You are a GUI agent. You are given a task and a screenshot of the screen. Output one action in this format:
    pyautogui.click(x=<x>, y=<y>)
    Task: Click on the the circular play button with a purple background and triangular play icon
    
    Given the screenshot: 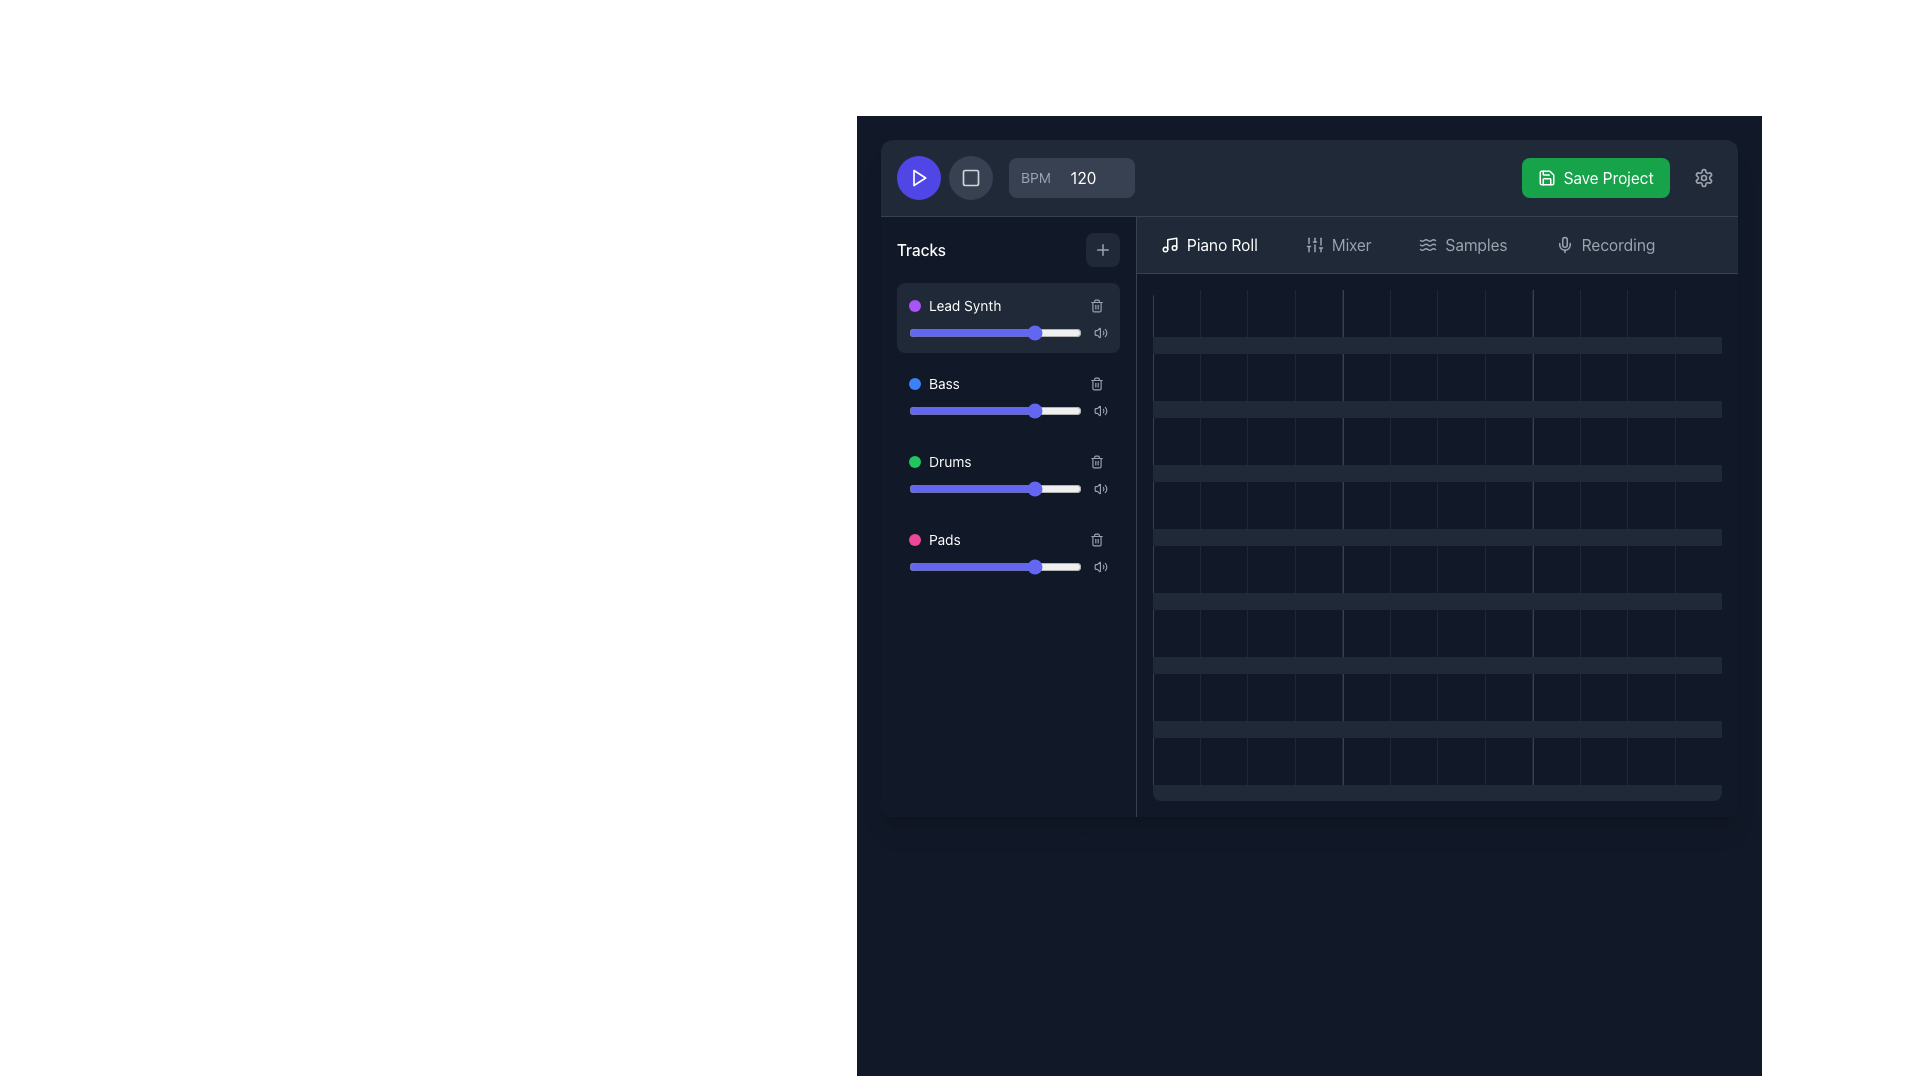 What is the action you would take?
    pyautogui.click(x=917, y=176)
    